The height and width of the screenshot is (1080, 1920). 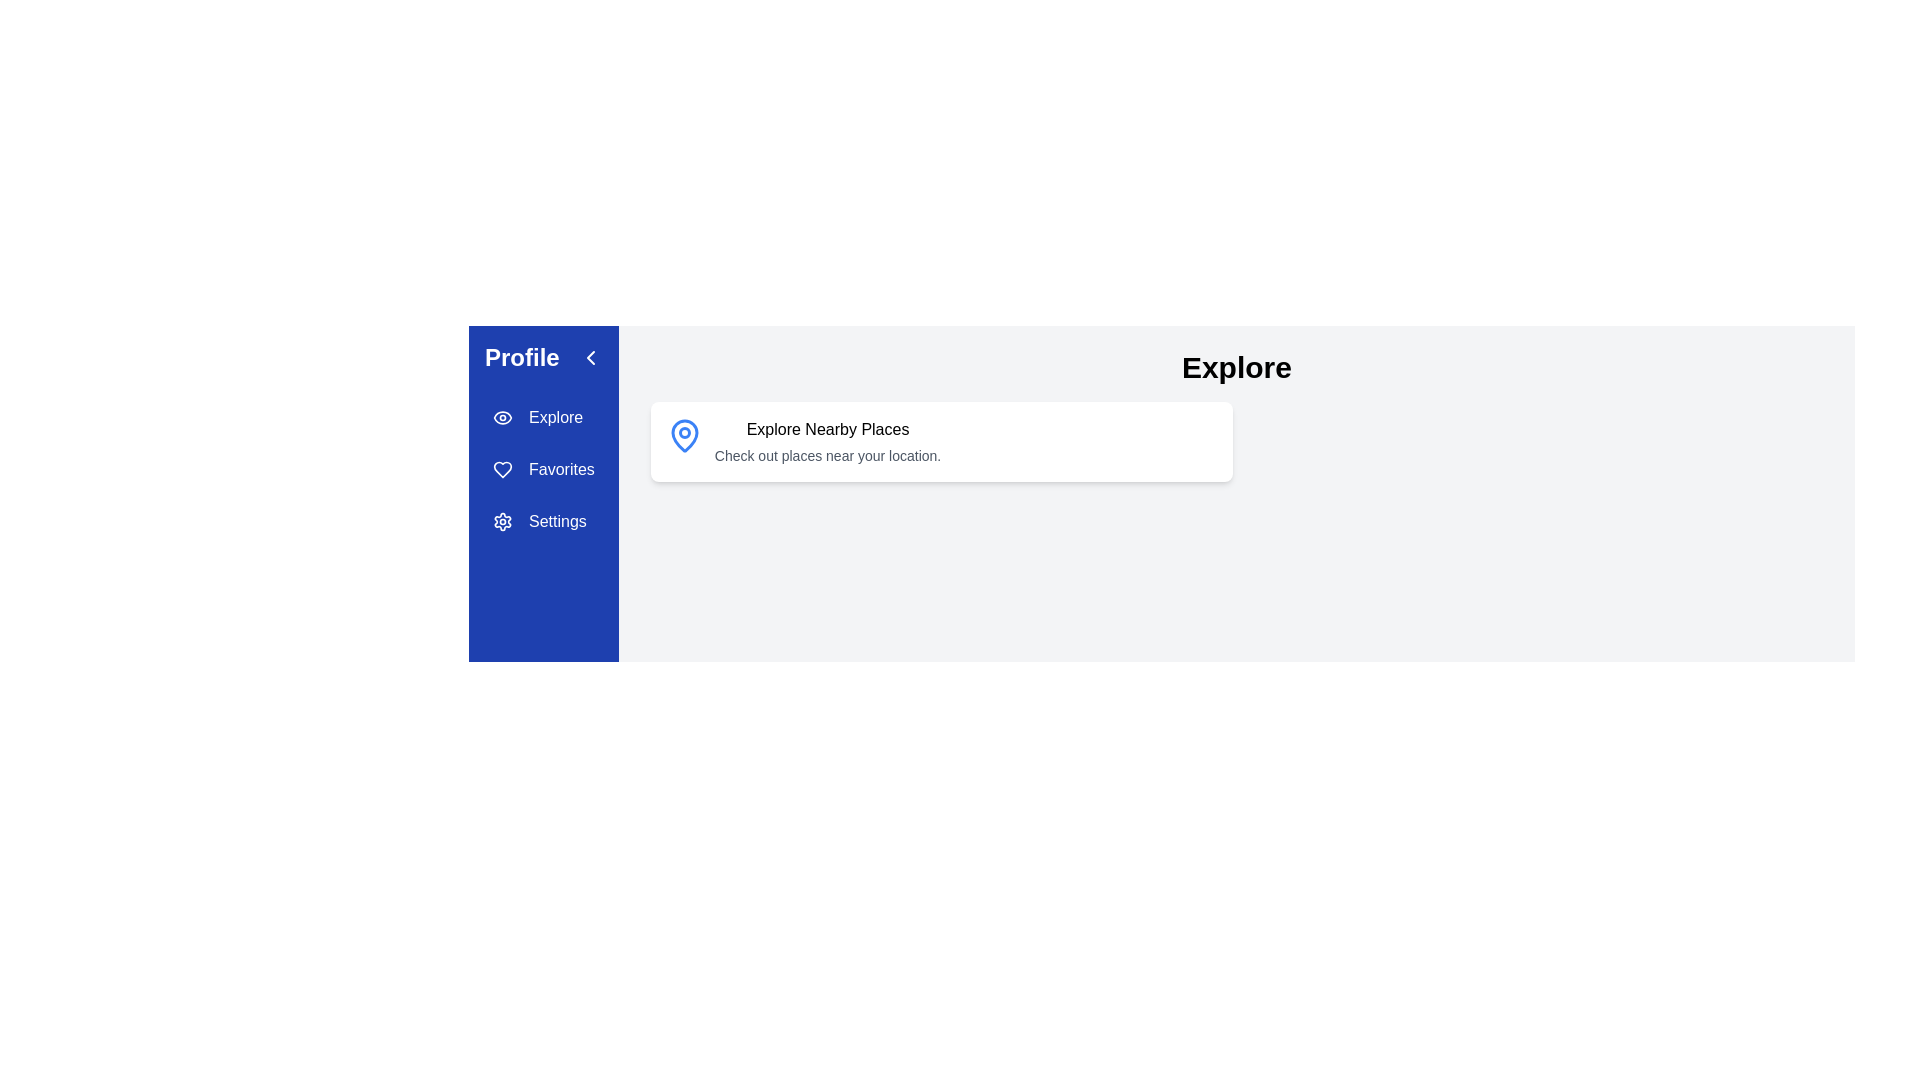 What do you see at coordinates (828, 455) in the screenshot?
I see `the static text that reads 'Check out places near your location.', which is styled in a smaller font size and light gray color, located beneath the 'Explore Nearby Places' heading` at bounding box center [828, 455].